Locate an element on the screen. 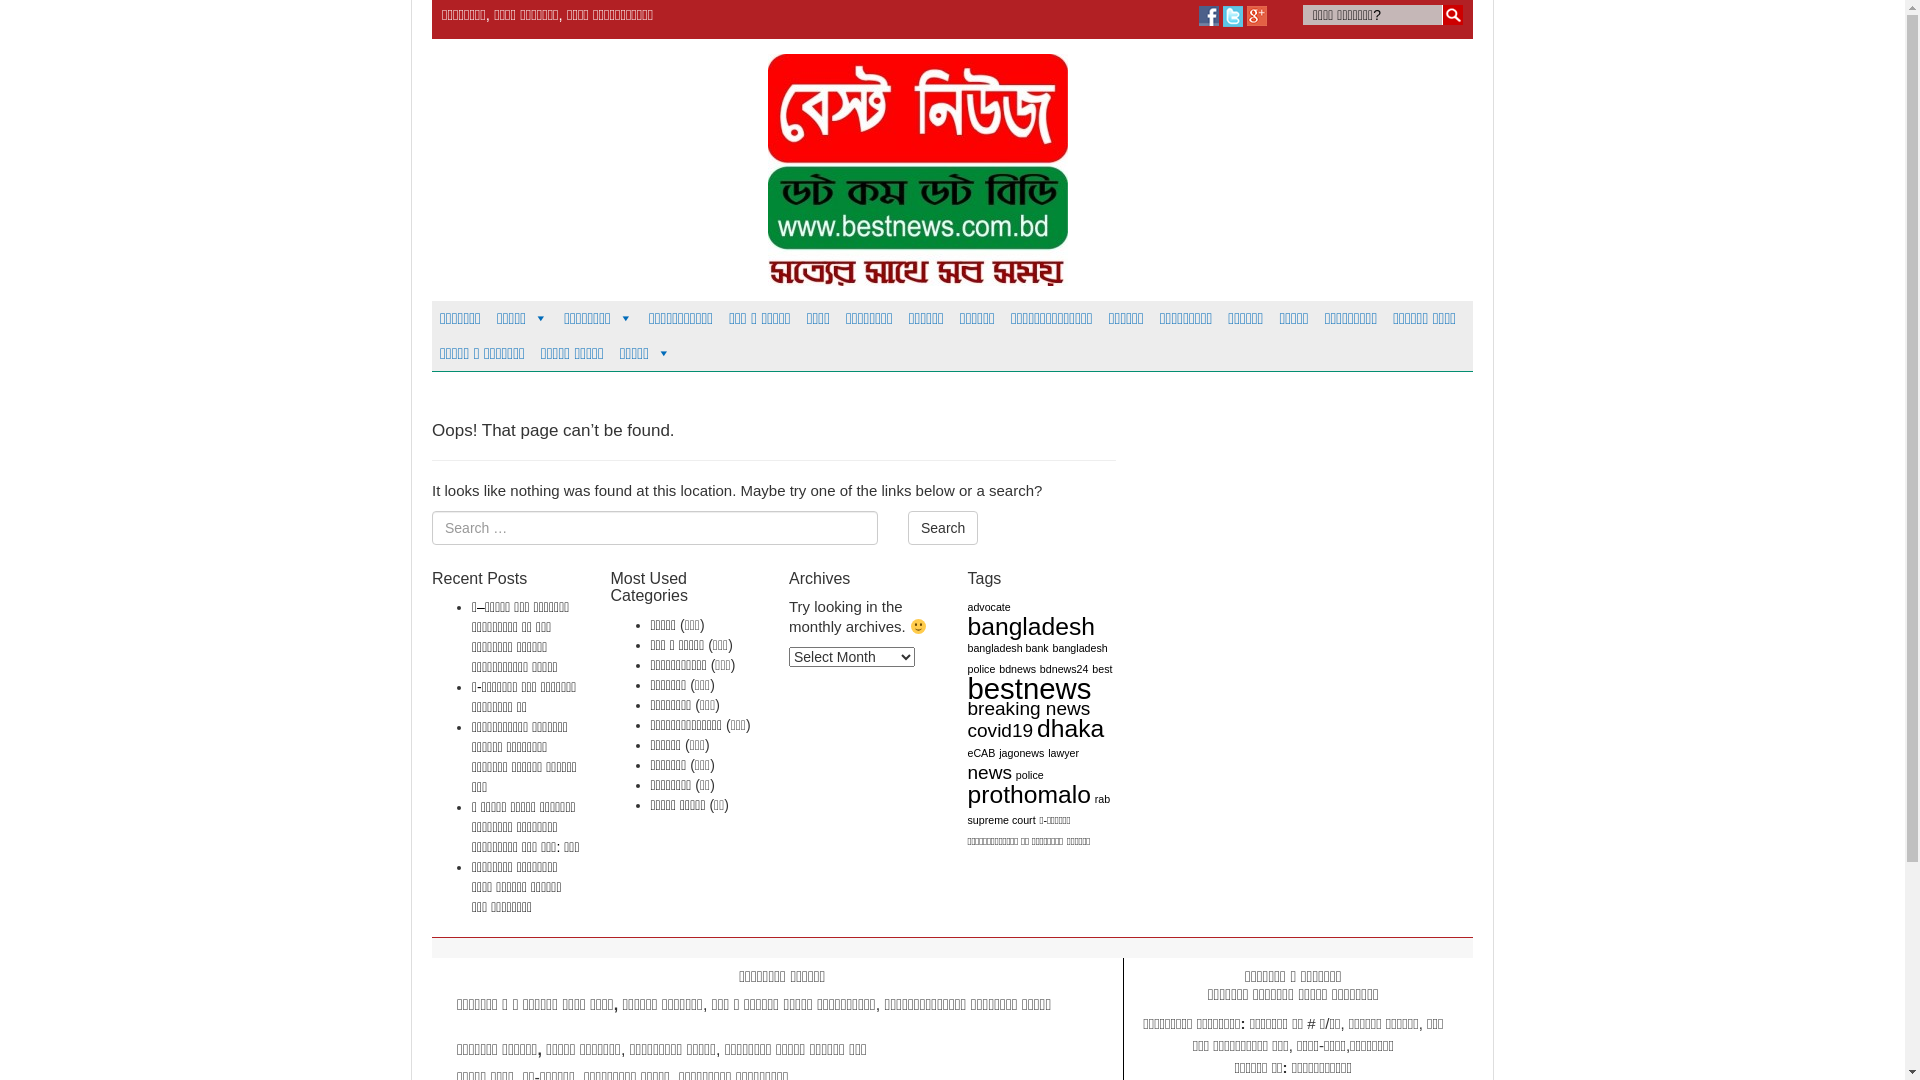 This screenshot has height=1080, width=1920. 'police' is located at coordinates (1030, 774).